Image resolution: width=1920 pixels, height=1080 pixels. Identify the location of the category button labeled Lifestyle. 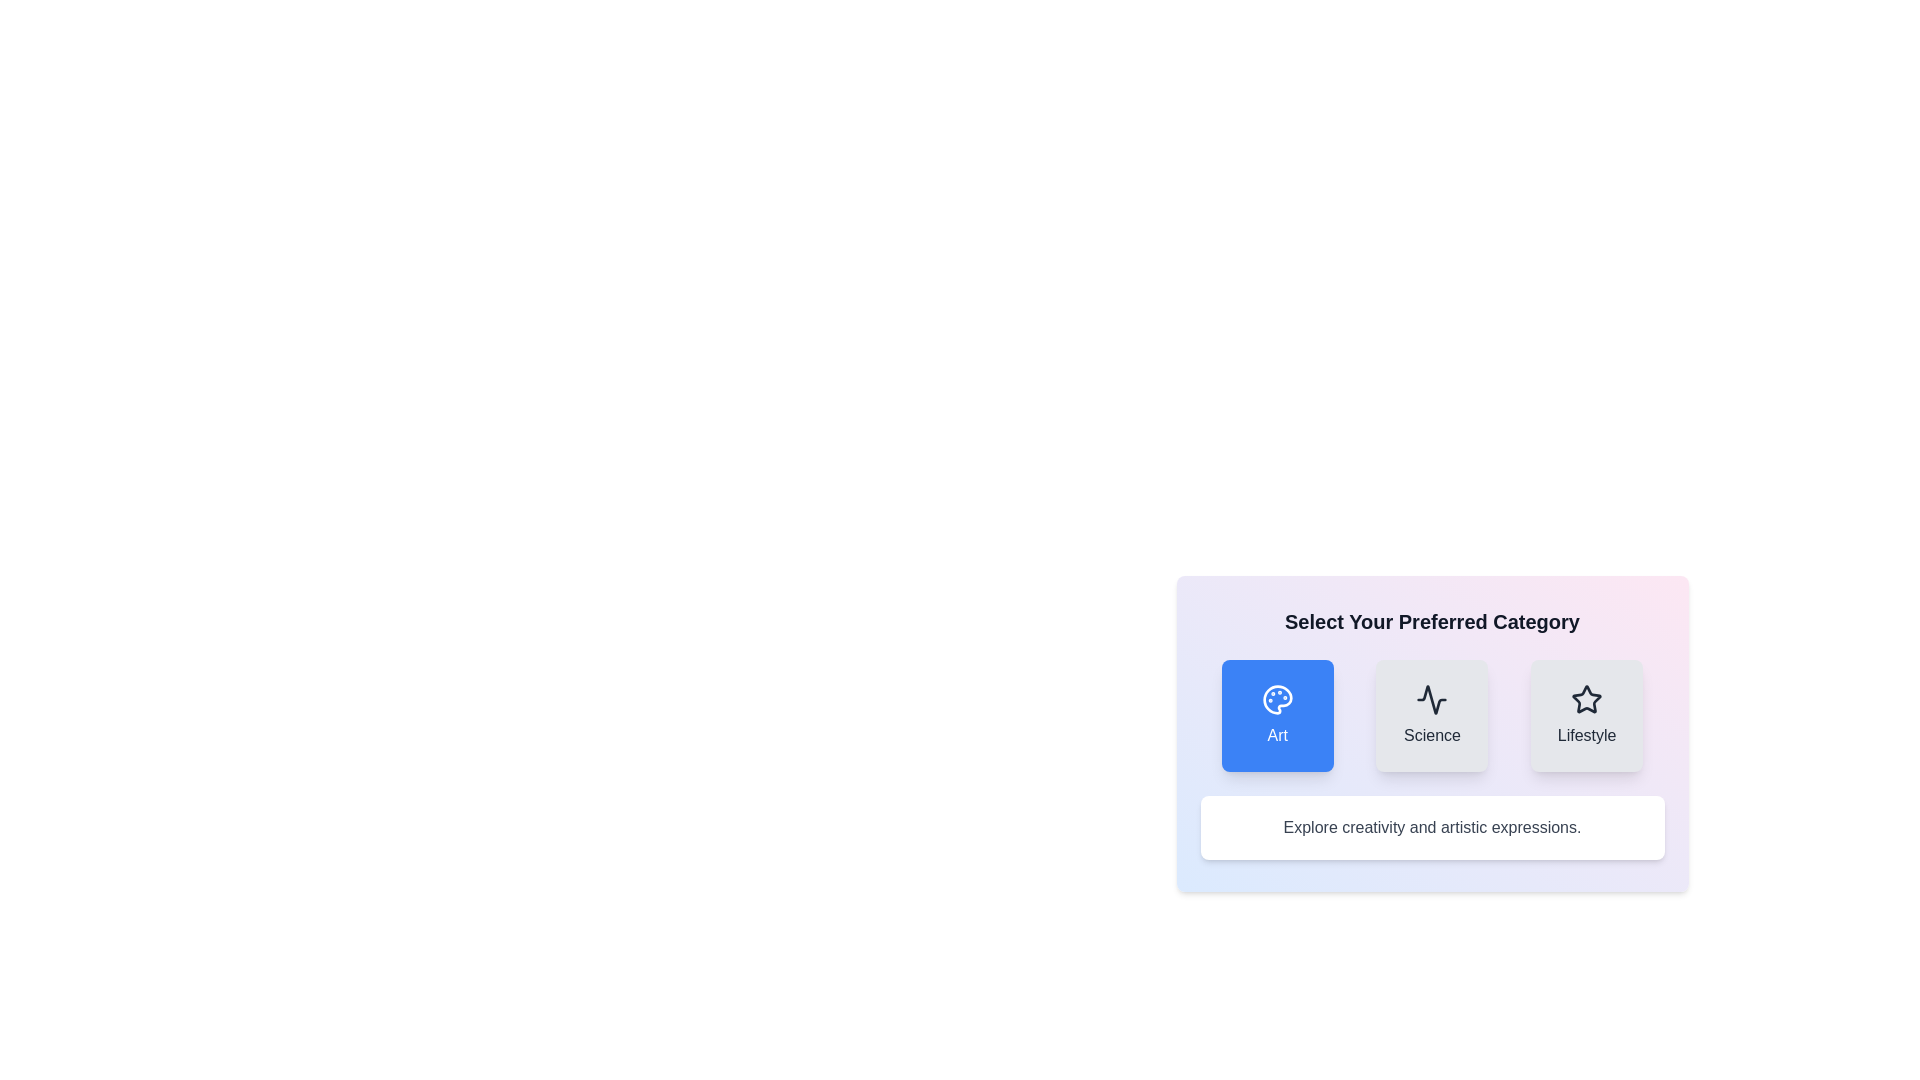
(1586, 715).